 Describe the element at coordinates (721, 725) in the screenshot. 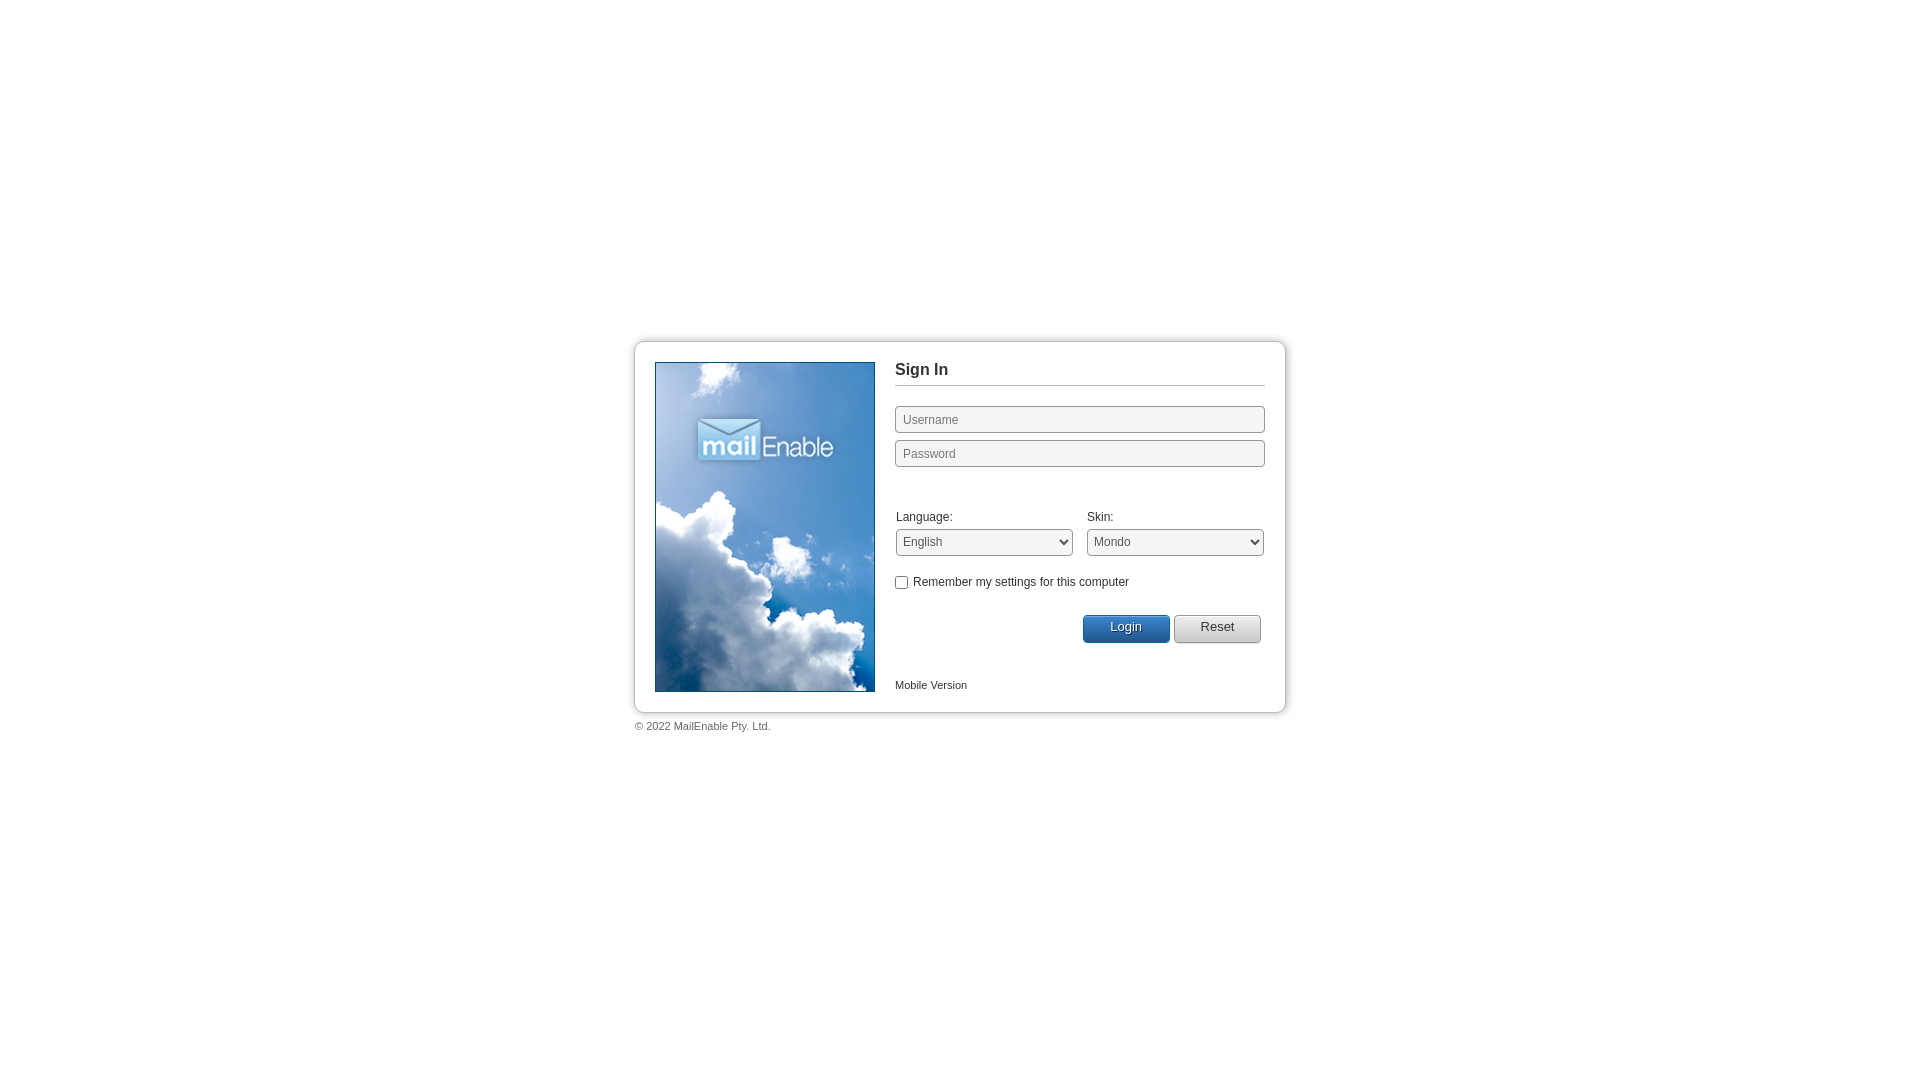

I see `'MailEnable Pty. Ltd.'` at that location.